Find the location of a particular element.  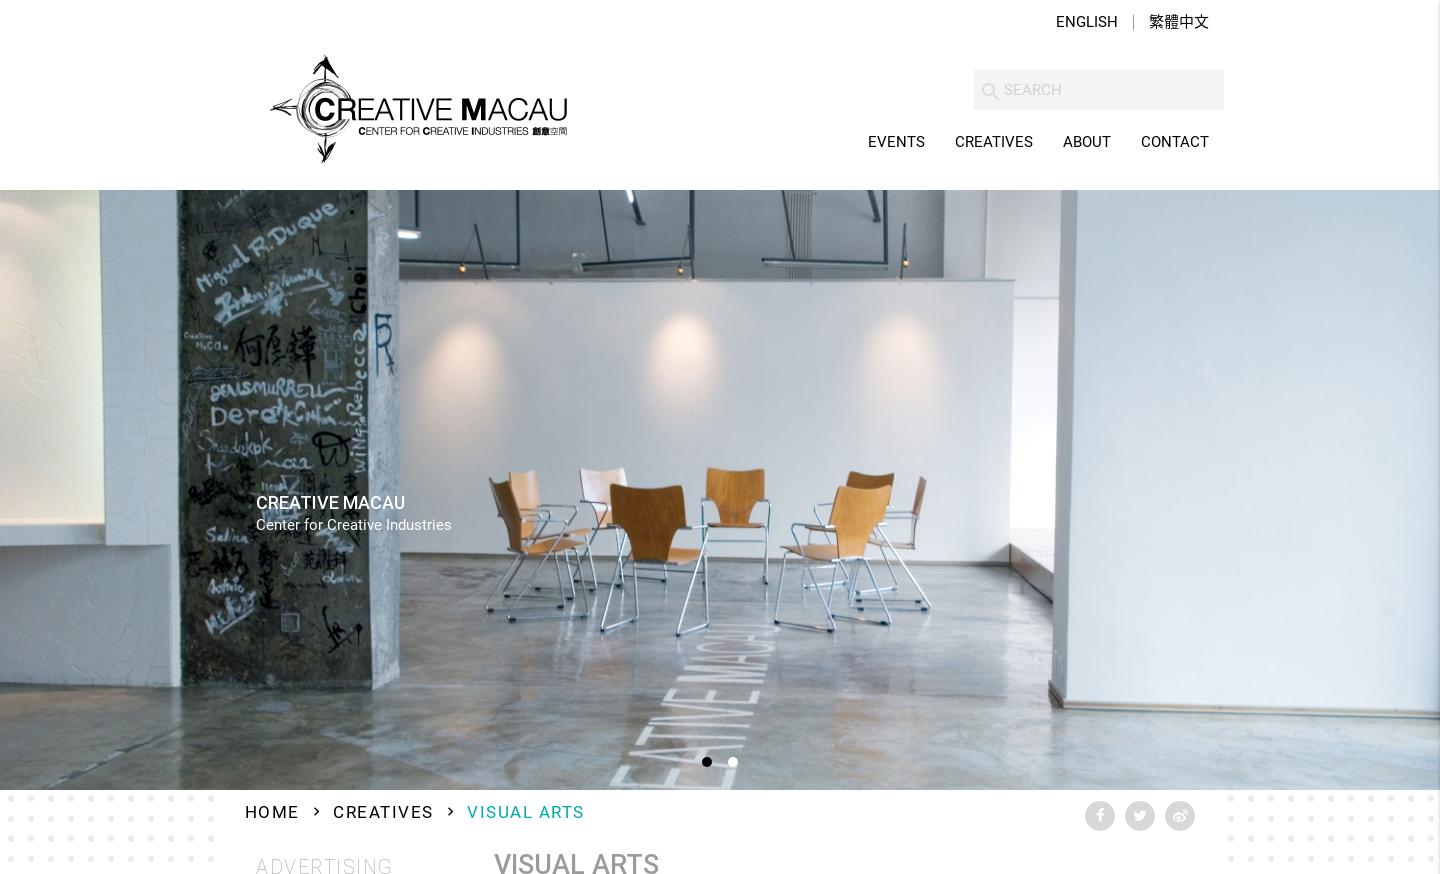

'Center for Creative Industries' is located at coordinates (353, 525).